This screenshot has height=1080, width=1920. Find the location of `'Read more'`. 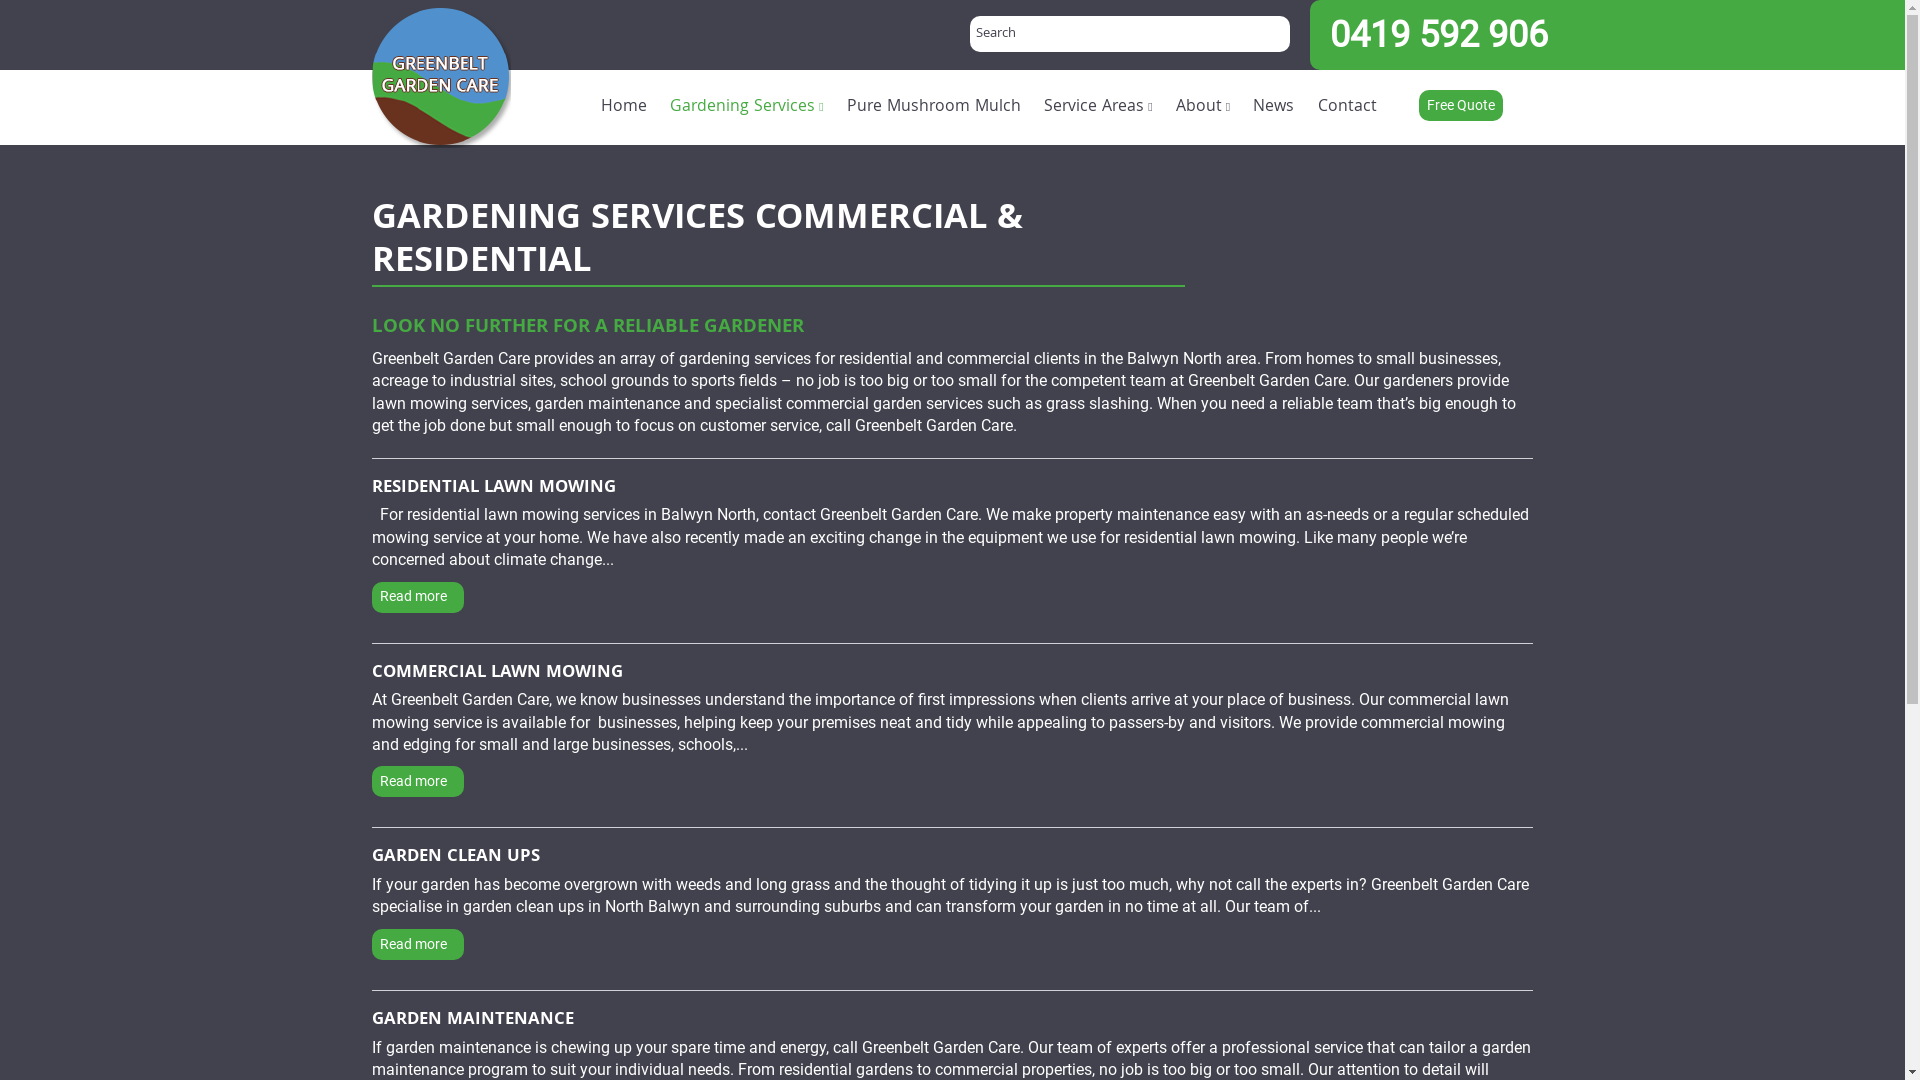

'Read more' is located at coordinates (416, 596).